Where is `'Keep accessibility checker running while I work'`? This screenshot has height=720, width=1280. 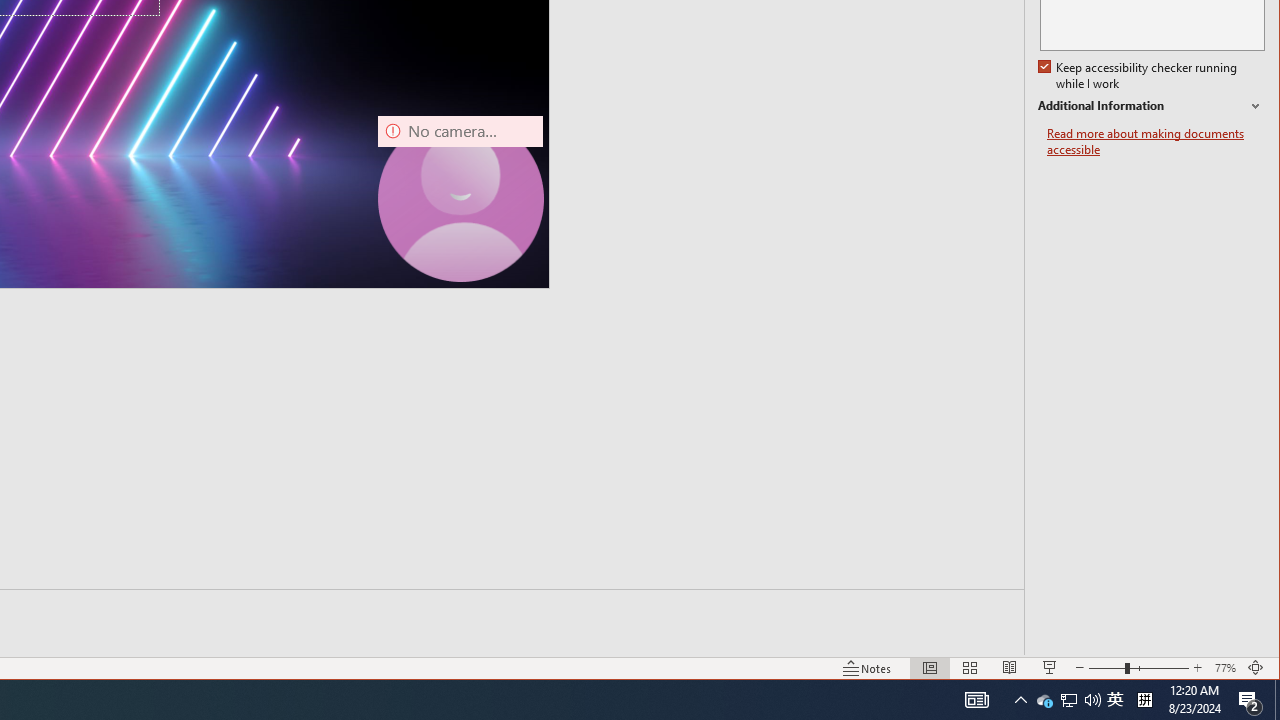 'Keep accessibility checker running while I work' is located at coordinates (1139, 75).